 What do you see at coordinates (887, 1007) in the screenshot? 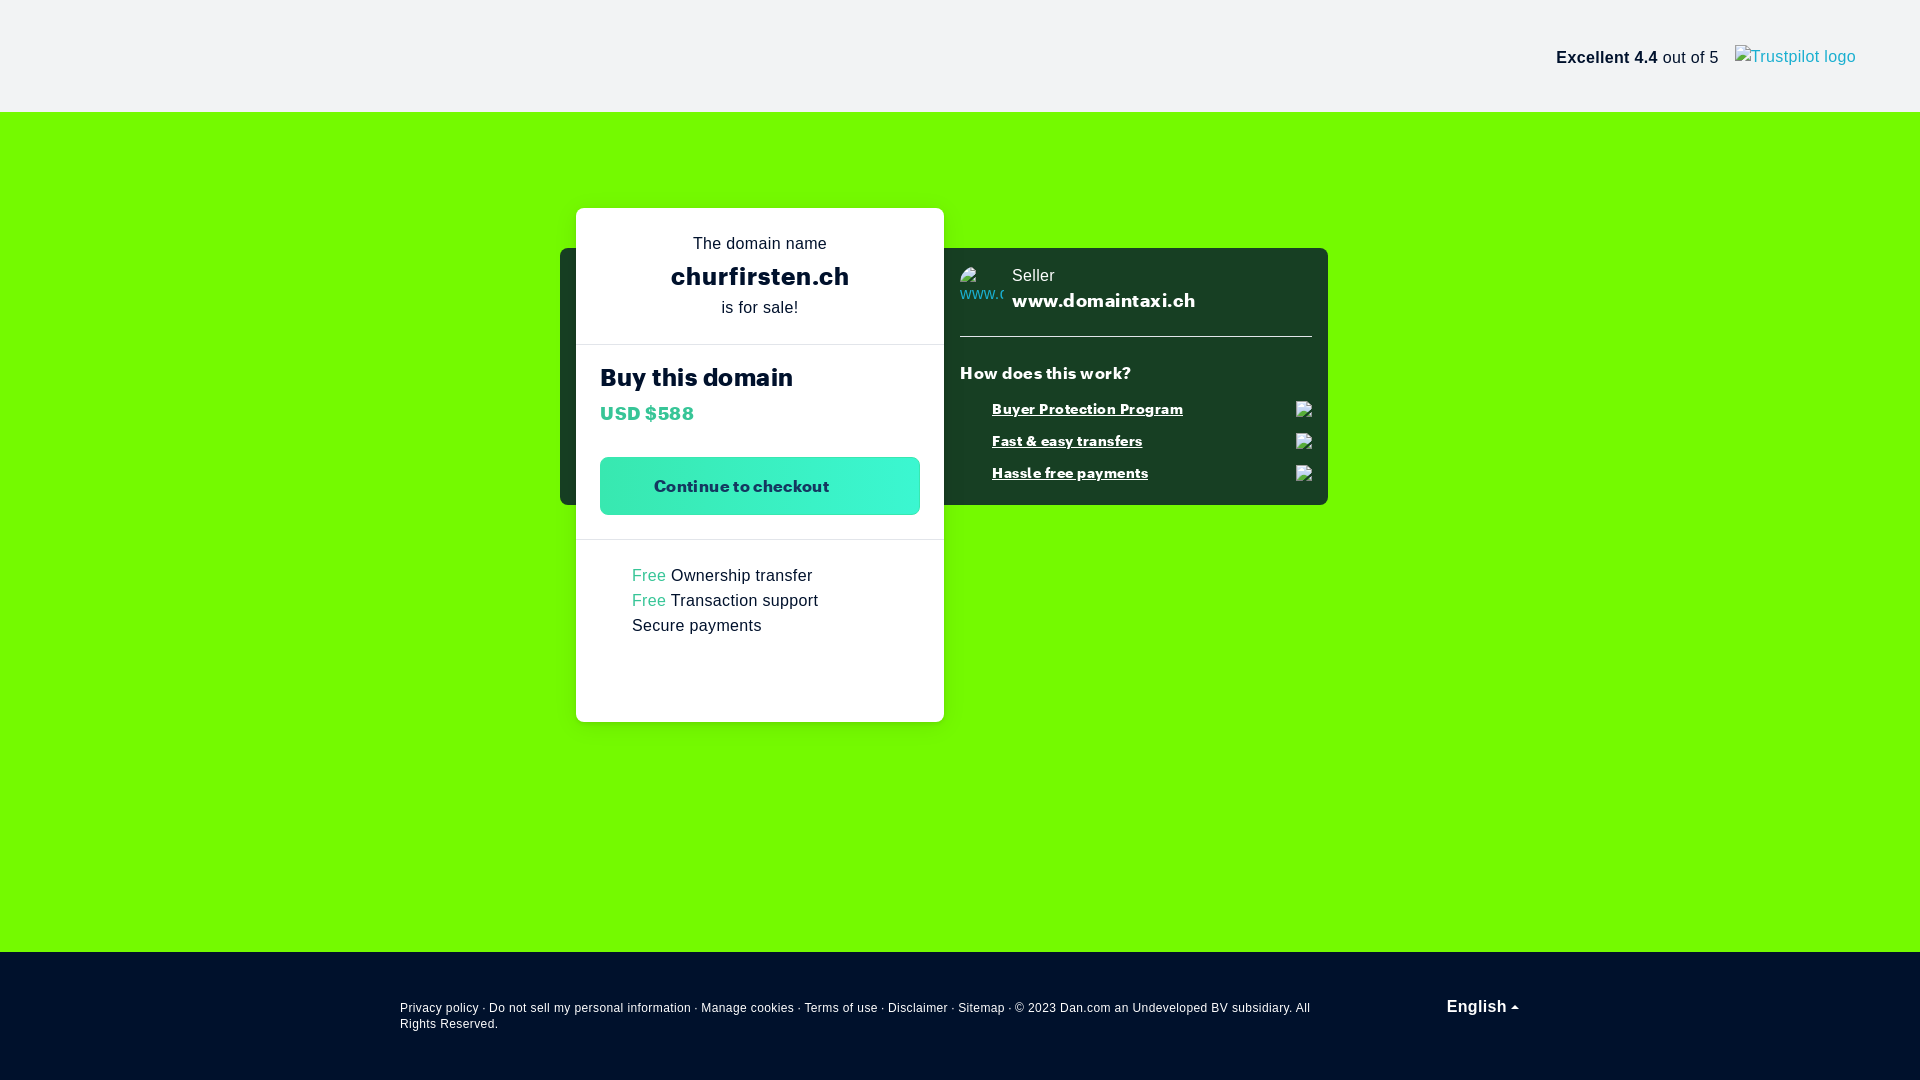
I see `'Disclaimer'` at bounding box center [887, 1007].